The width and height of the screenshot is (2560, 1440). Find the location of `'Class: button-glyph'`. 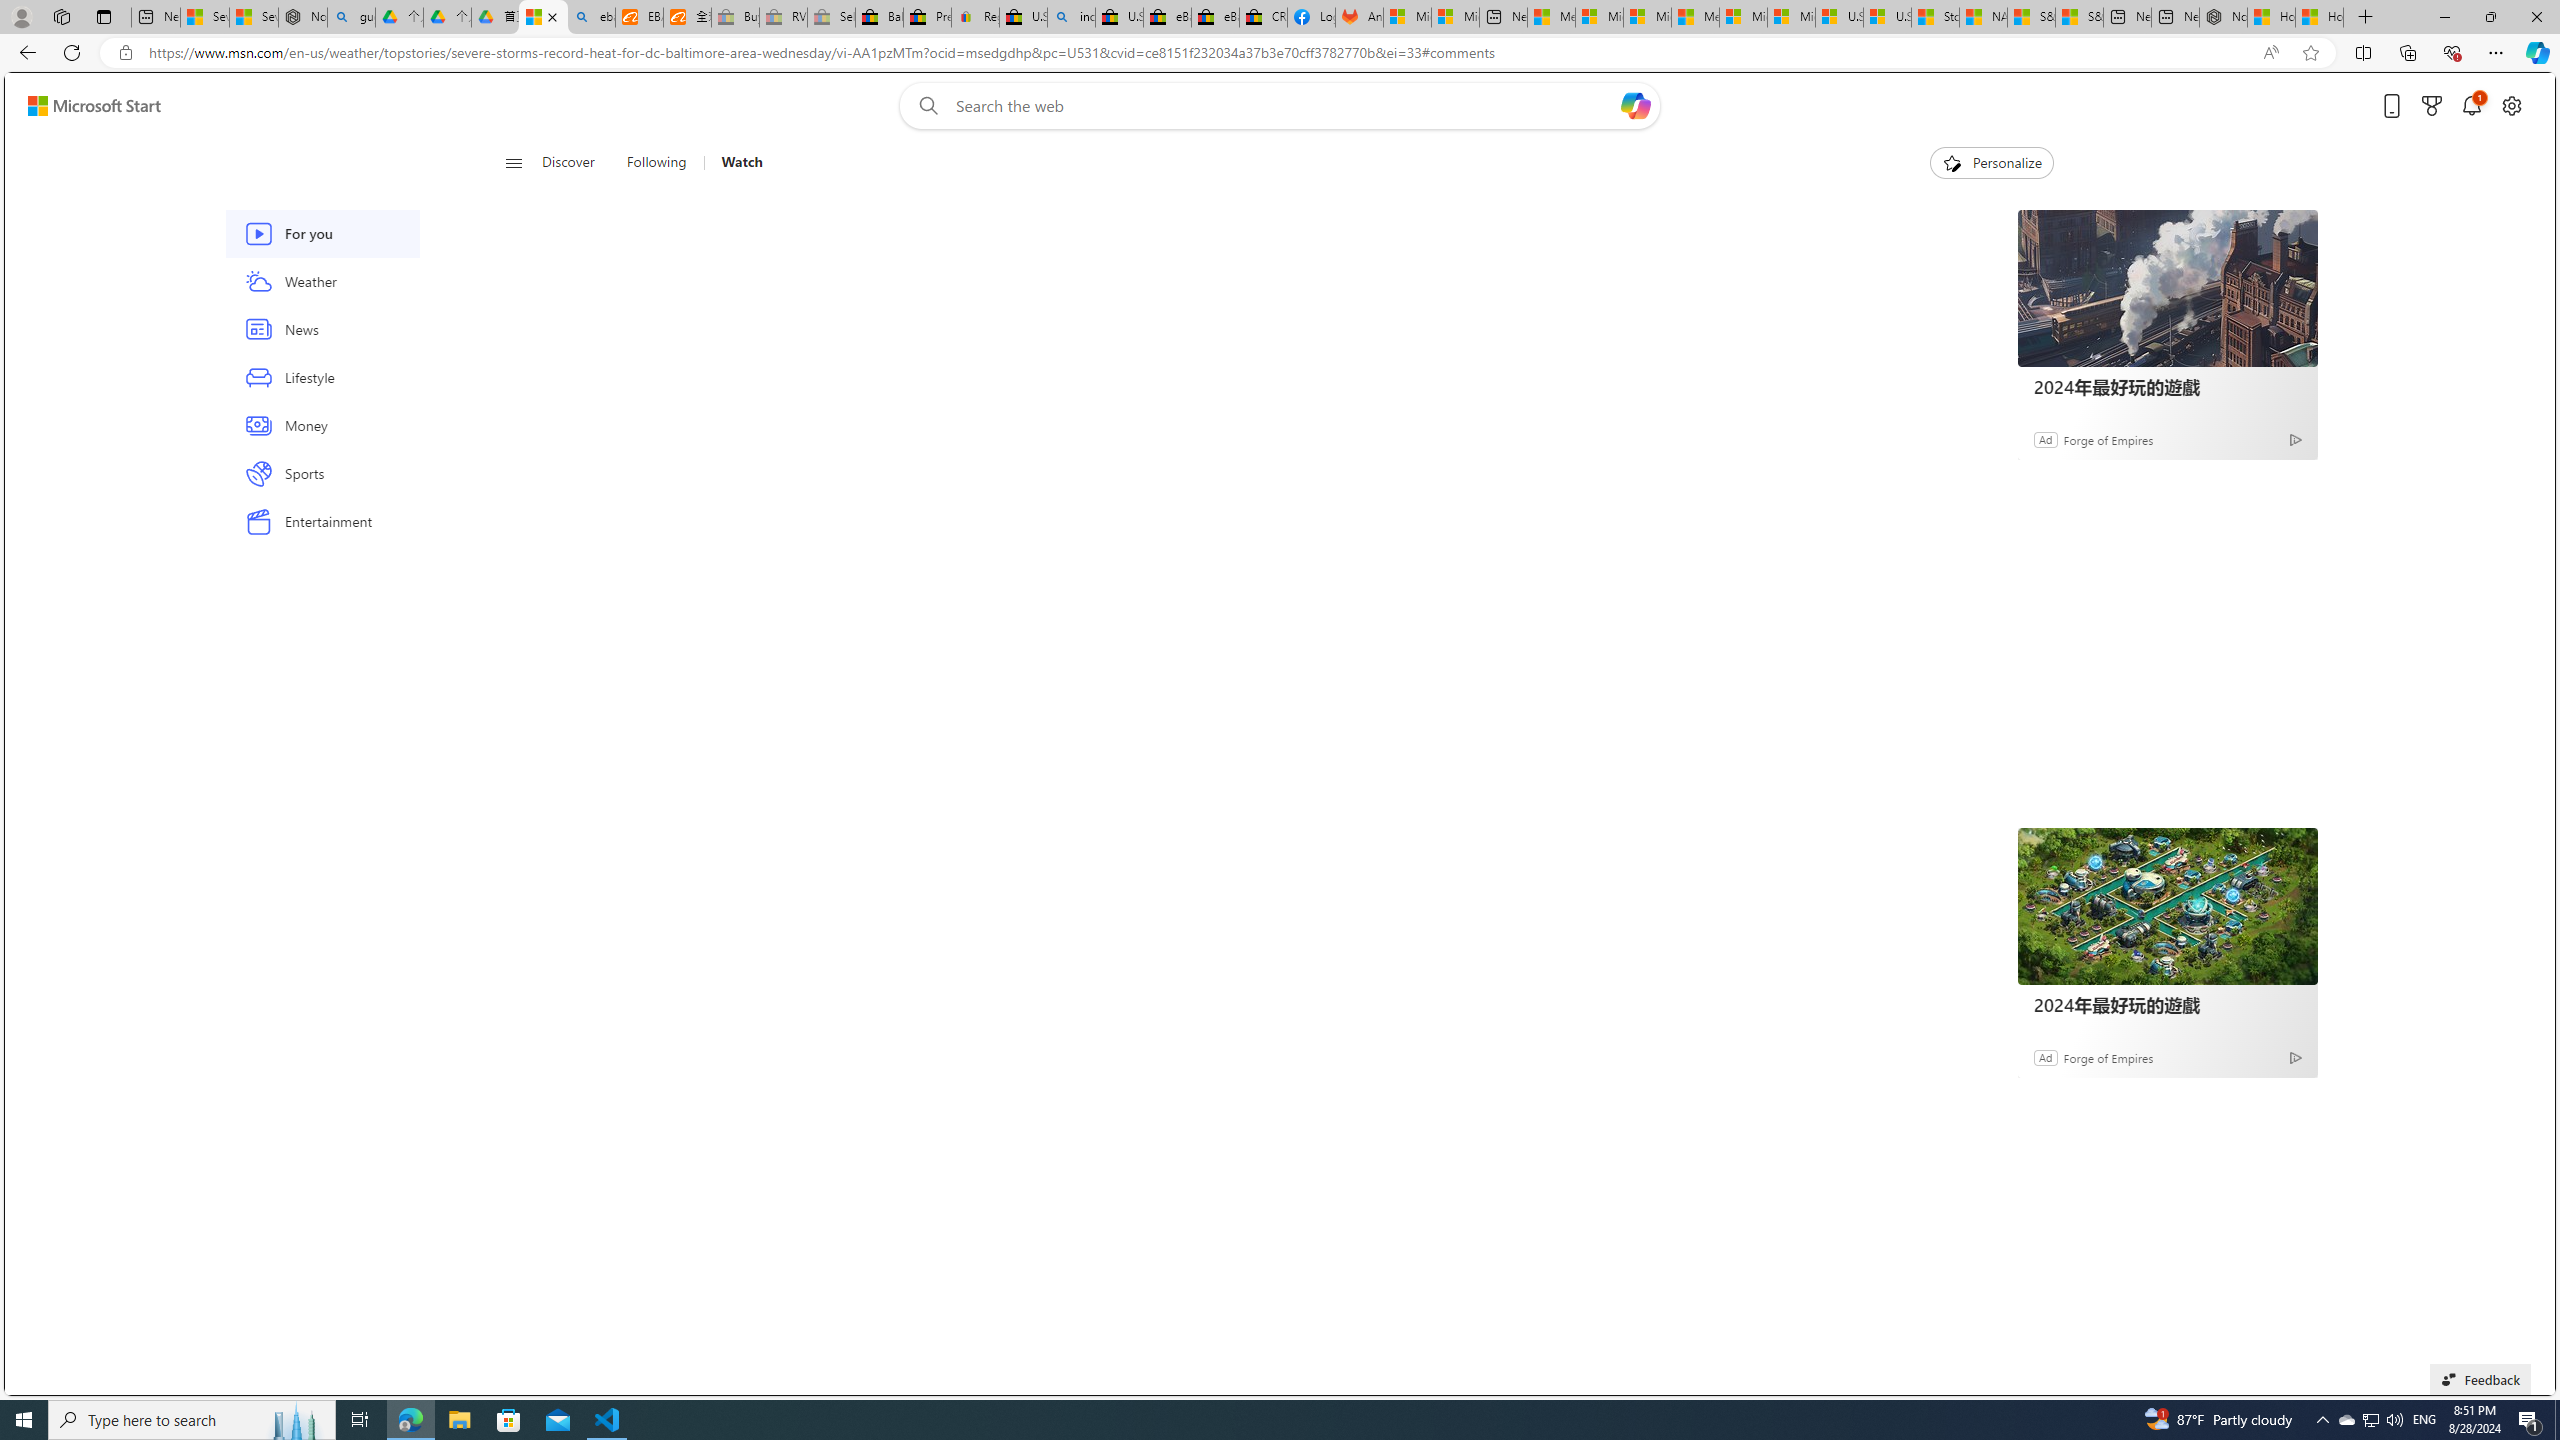

'Class: button-glyph' is located at coordinates (513, 162).